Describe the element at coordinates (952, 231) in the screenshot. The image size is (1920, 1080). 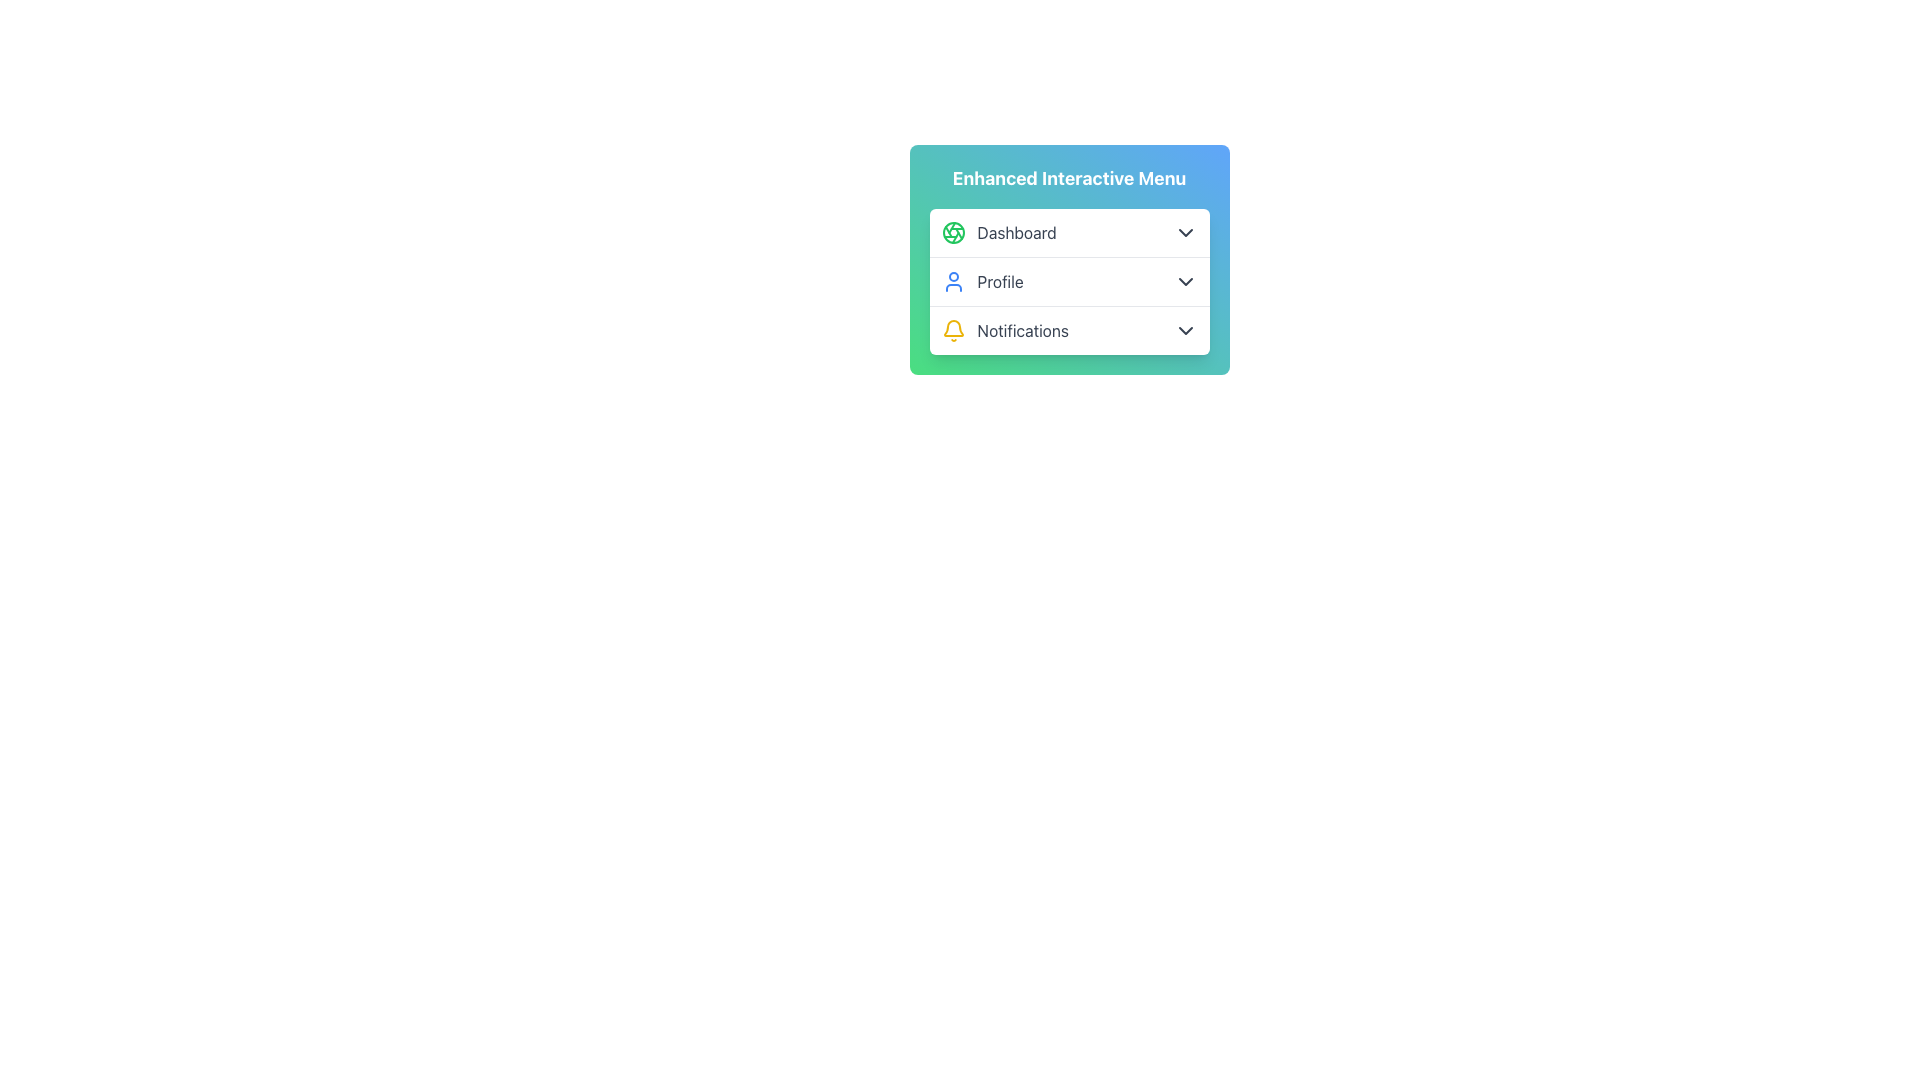
I see `the circular part of the SVG icon that represents a stylized aperture design, located near the top-center region of the icon` at that location.